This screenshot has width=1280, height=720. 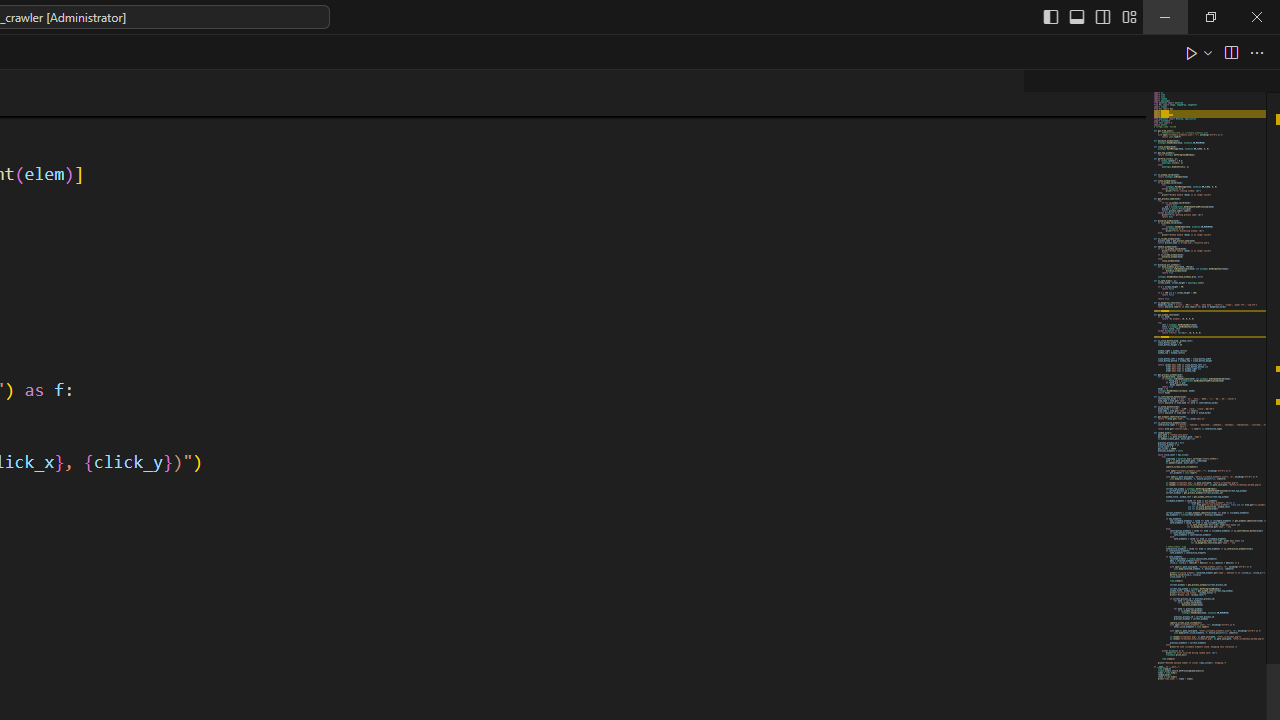 What do you see at coordinates (1076, 16) in the screenshot?
I see `'Toggle Panel (Ctrl+J)'` at bounding box center [1076, 16].